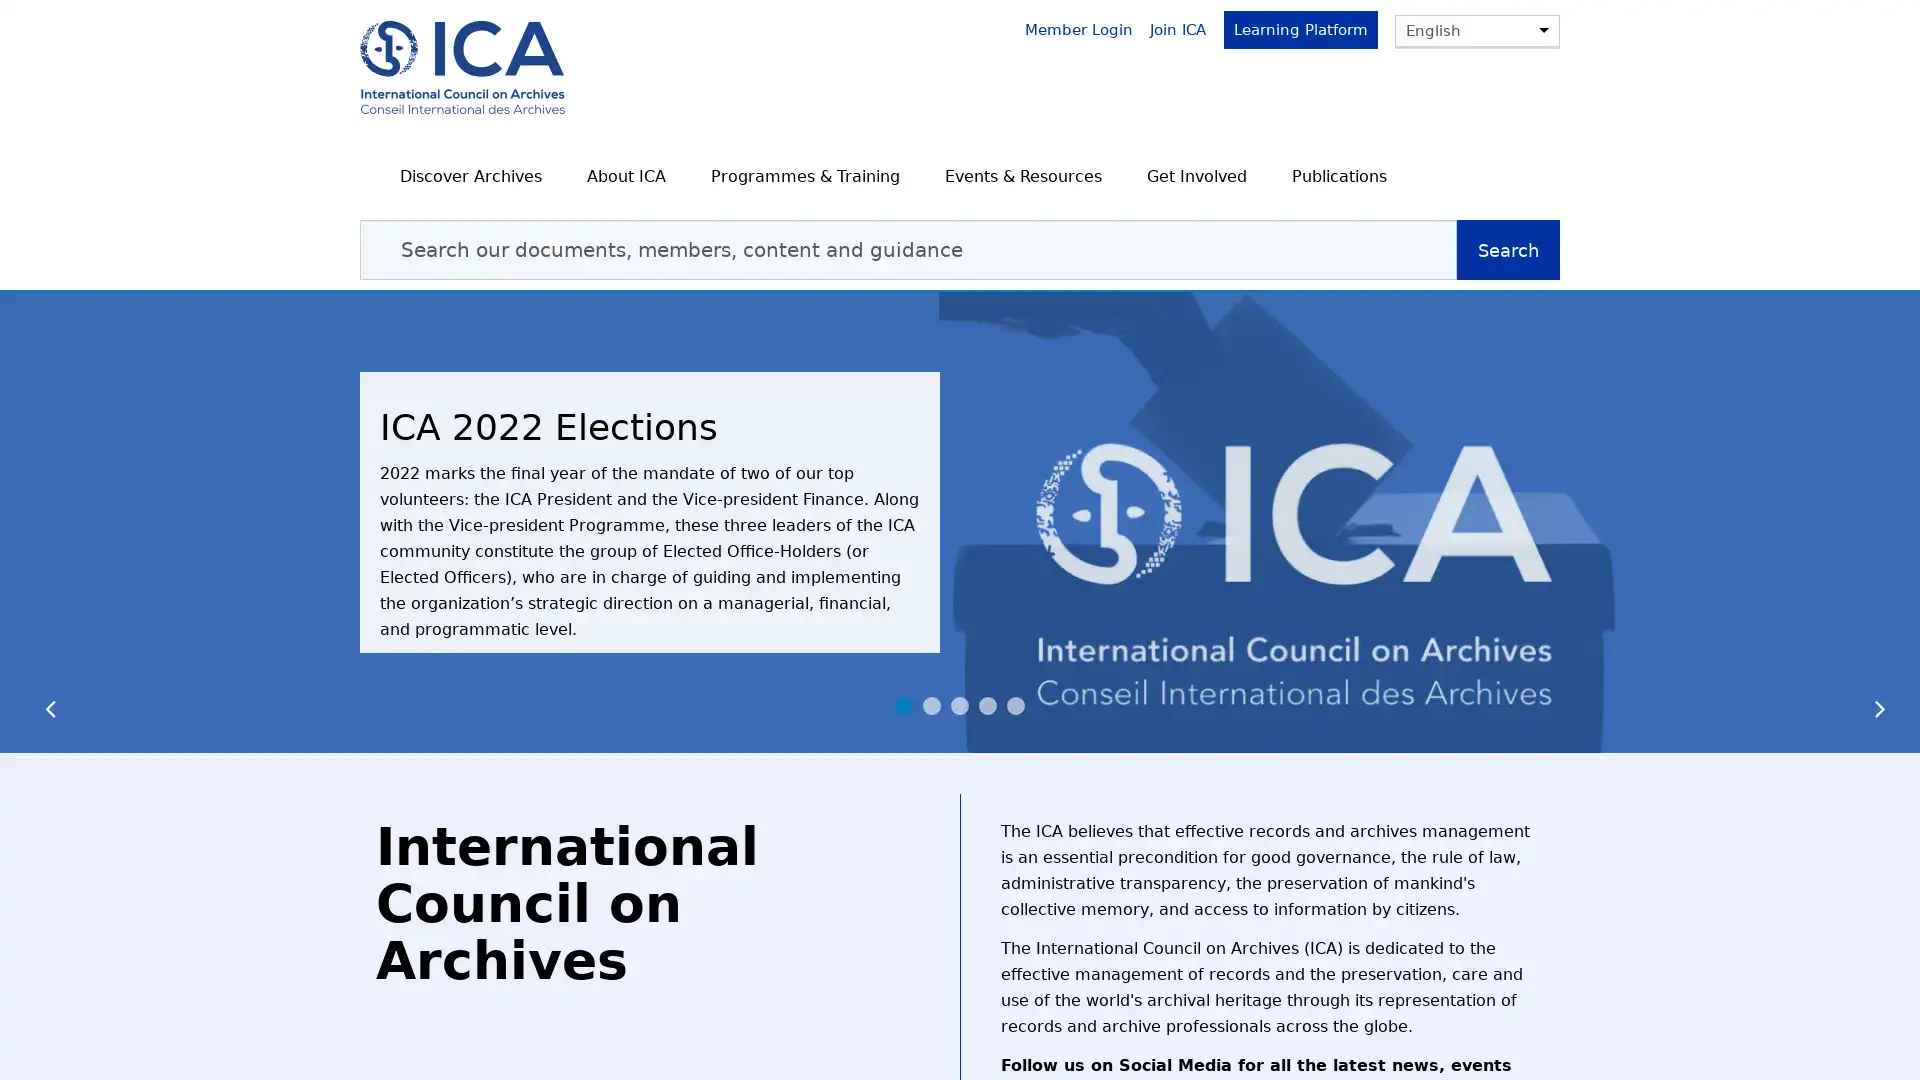 The image size is (1920, 1080). What do you see at coordinates (44, 696) in the screenshot?
I see `Previous slide` at bounding box center [44, 696].